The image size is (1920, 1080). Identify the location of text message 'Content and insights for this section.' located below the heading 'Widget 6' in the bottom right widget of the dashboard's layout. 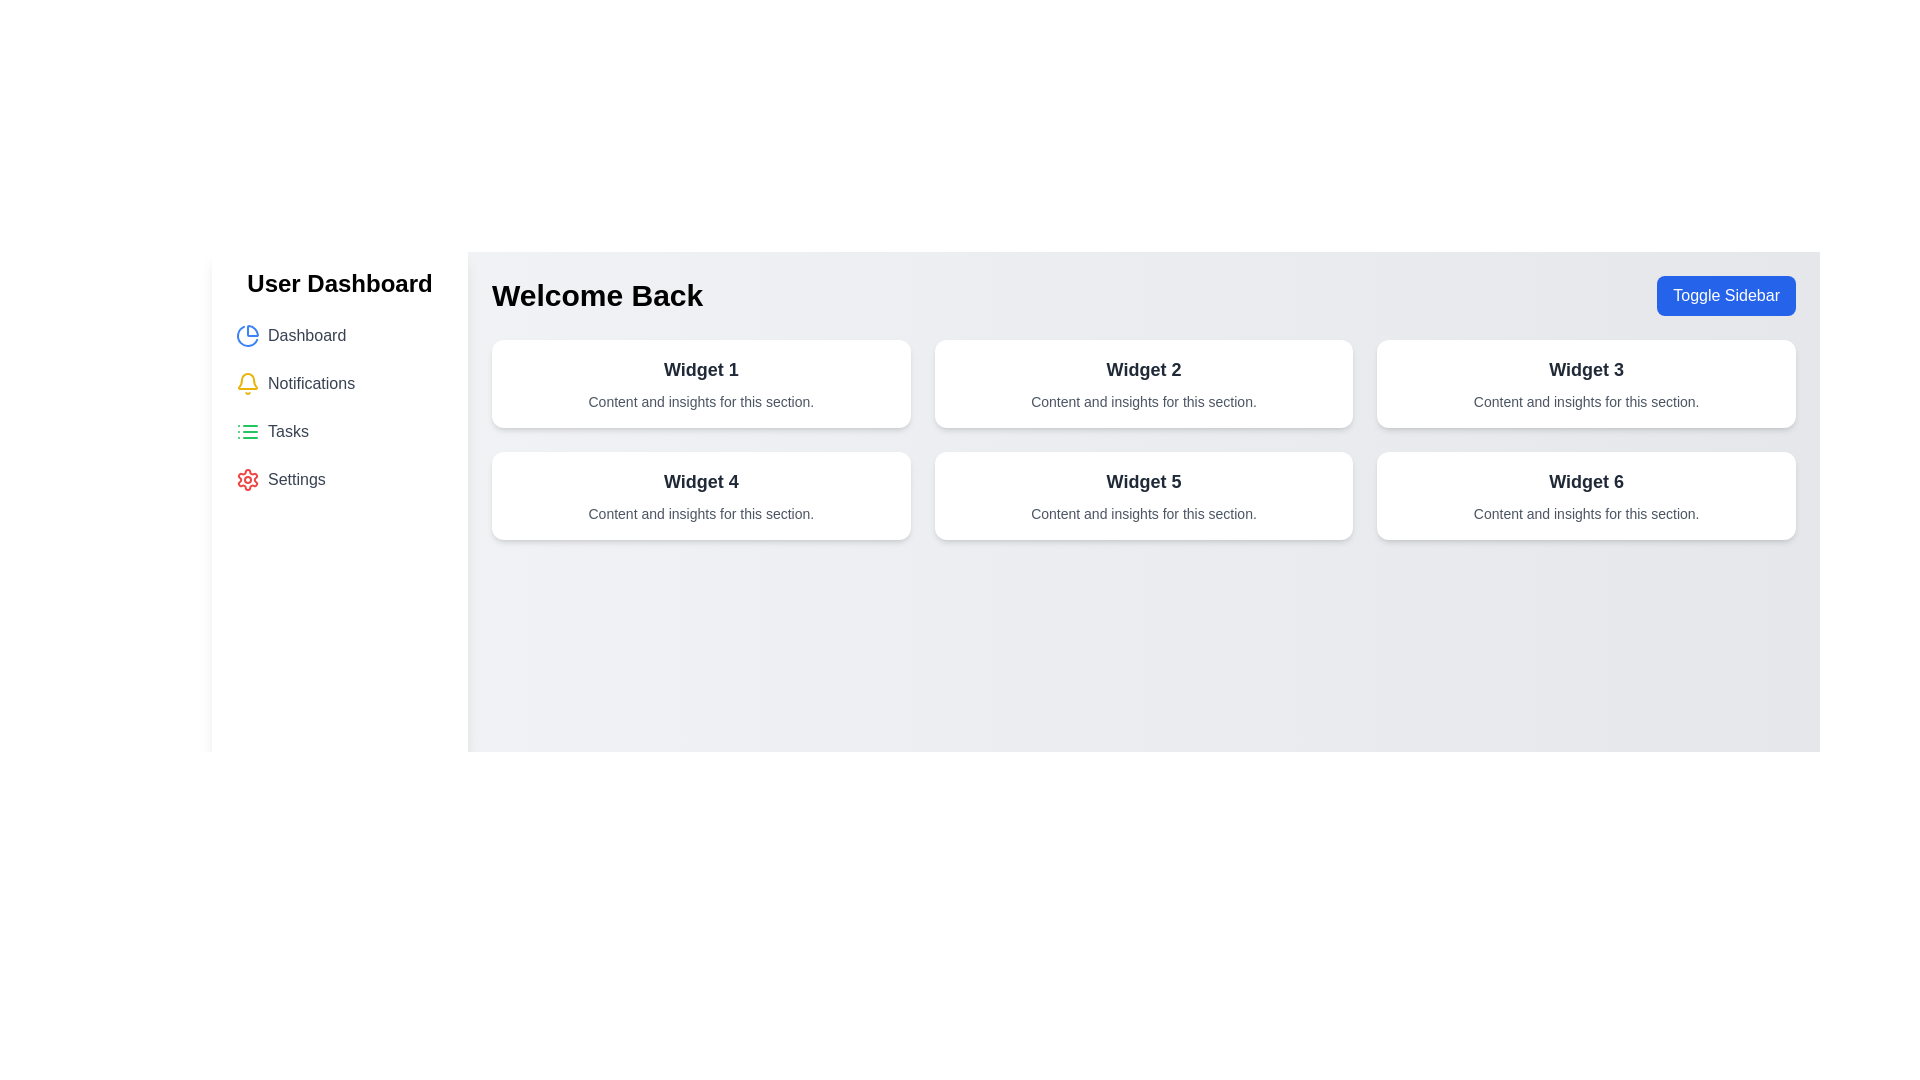
(1585, 512).